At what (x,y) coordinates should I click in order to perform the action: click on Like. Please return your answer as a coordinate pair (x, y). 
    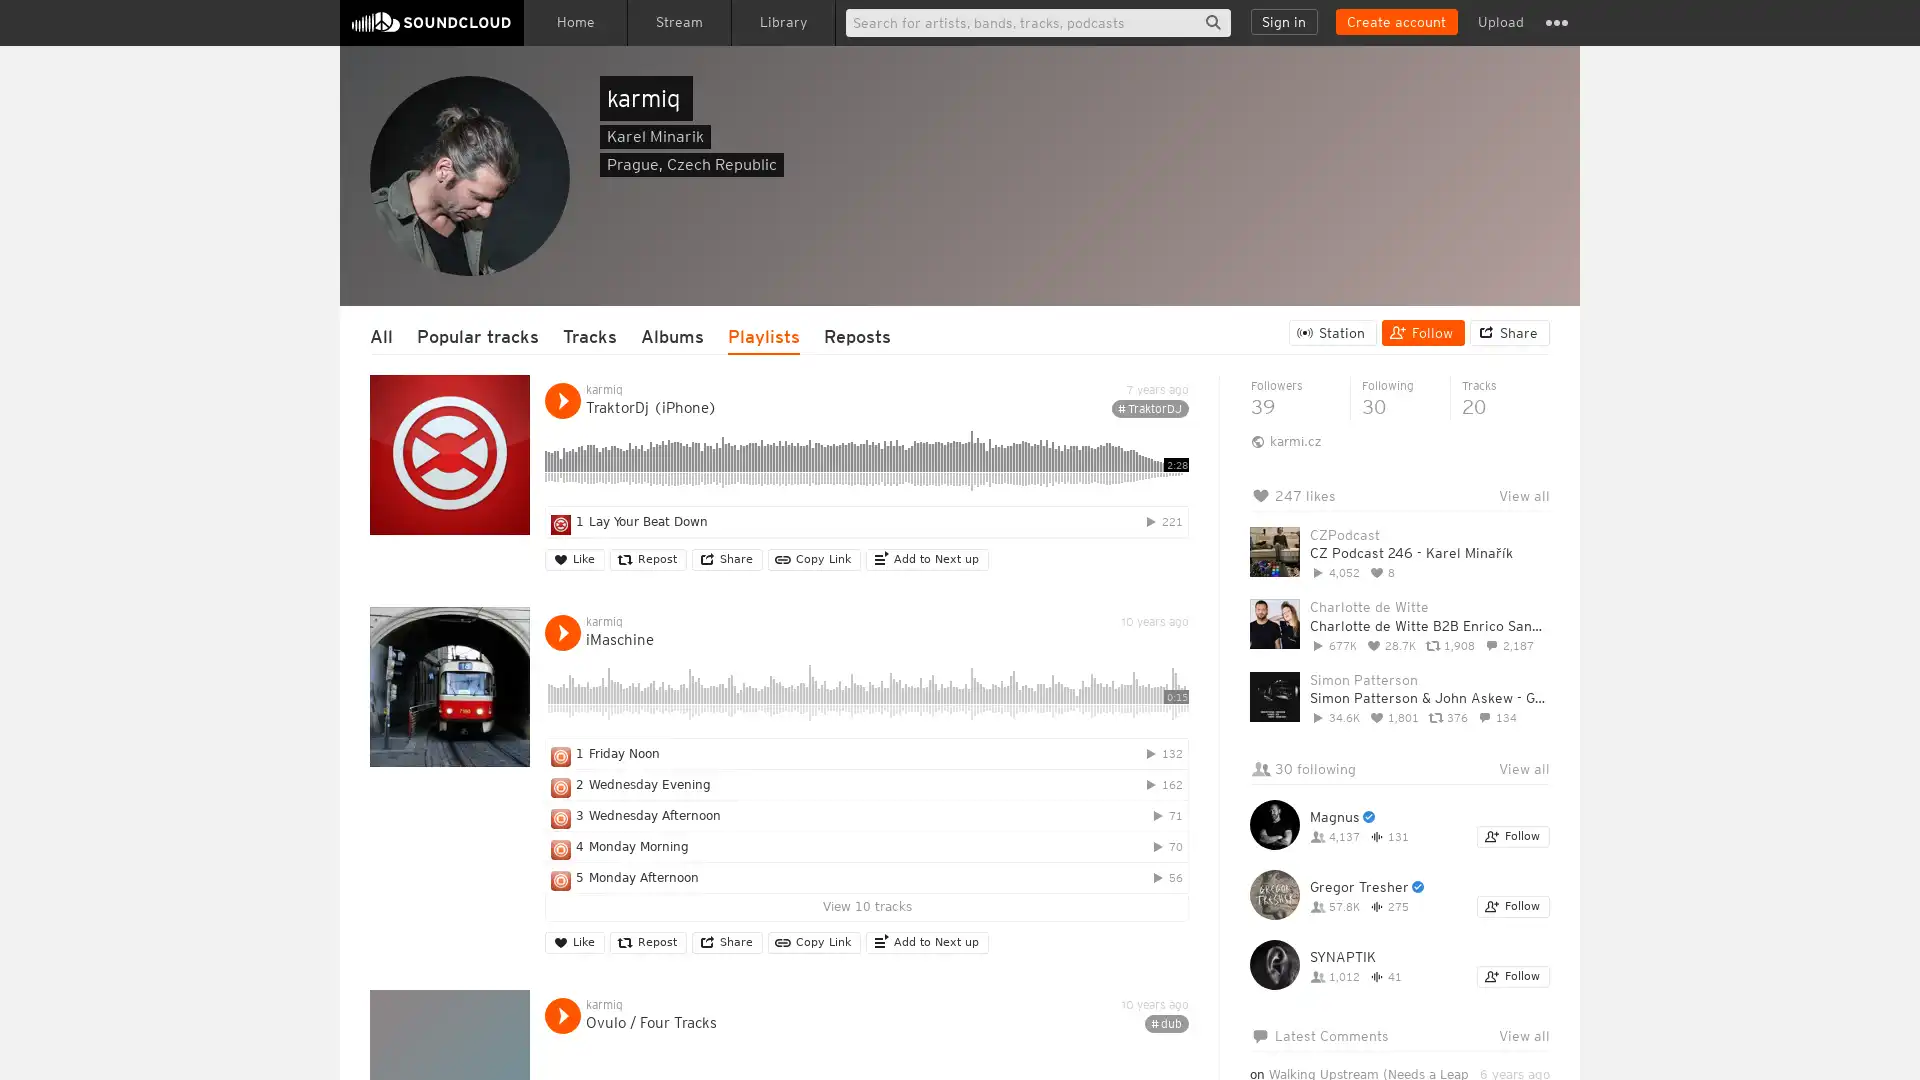
    Looking at the image, I should click on (574, 559).